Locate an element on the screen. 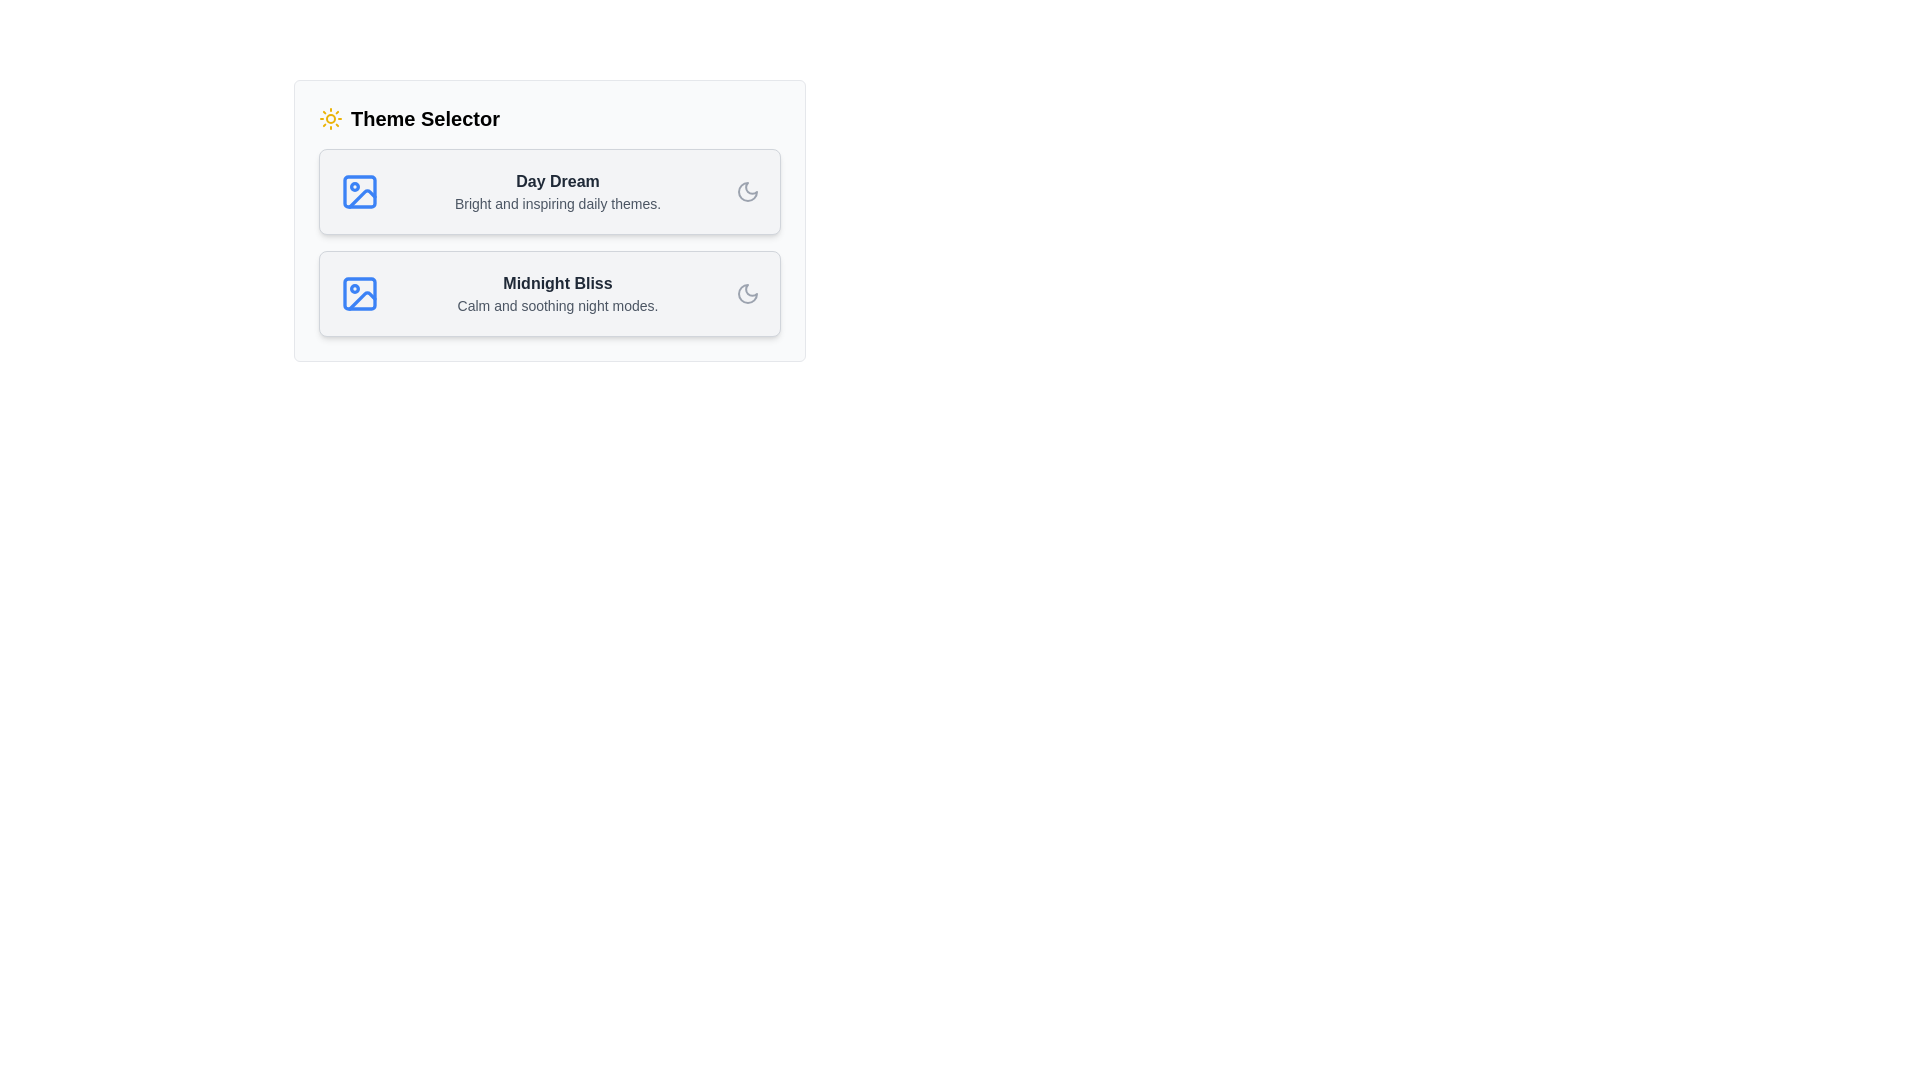 The height and width of the screenshot is (1080, 1920). the text element Day Dream to inspect its content closely is located at coordinates (557, 181).